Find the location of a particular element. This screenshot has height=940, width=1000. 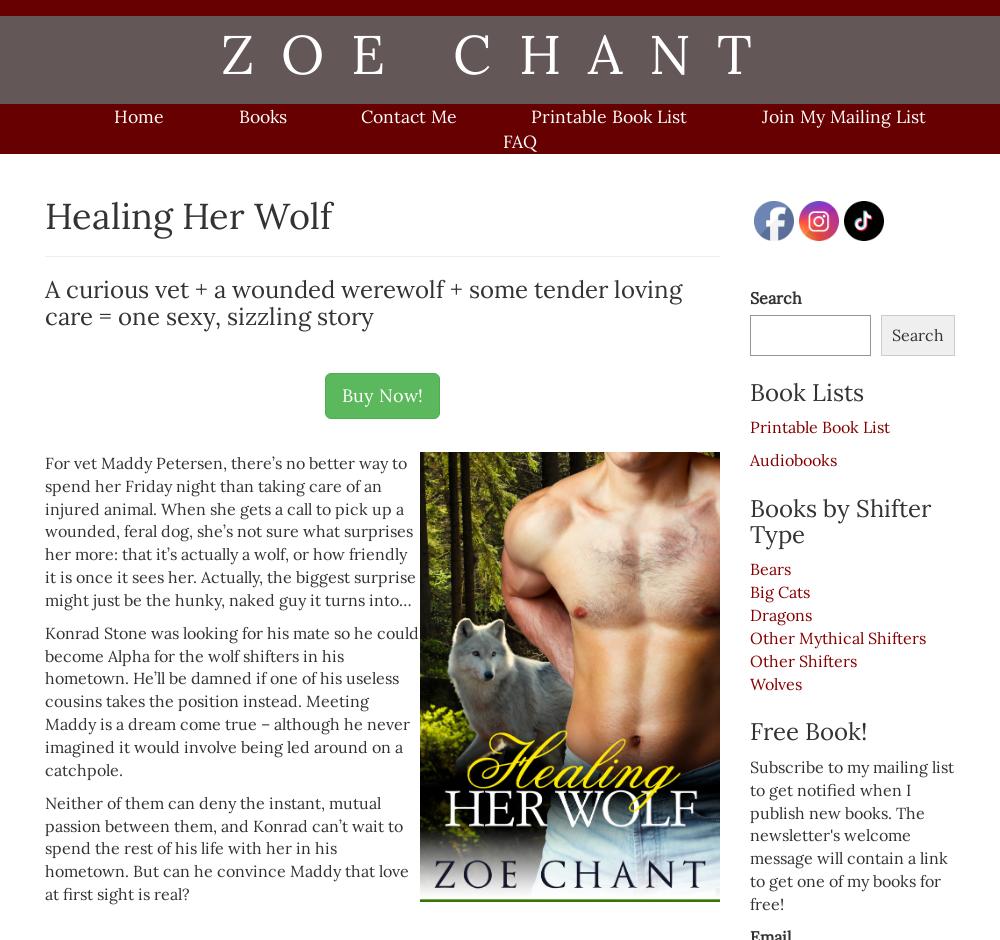

'Buy Now!' is located at coordinates (341, 395).